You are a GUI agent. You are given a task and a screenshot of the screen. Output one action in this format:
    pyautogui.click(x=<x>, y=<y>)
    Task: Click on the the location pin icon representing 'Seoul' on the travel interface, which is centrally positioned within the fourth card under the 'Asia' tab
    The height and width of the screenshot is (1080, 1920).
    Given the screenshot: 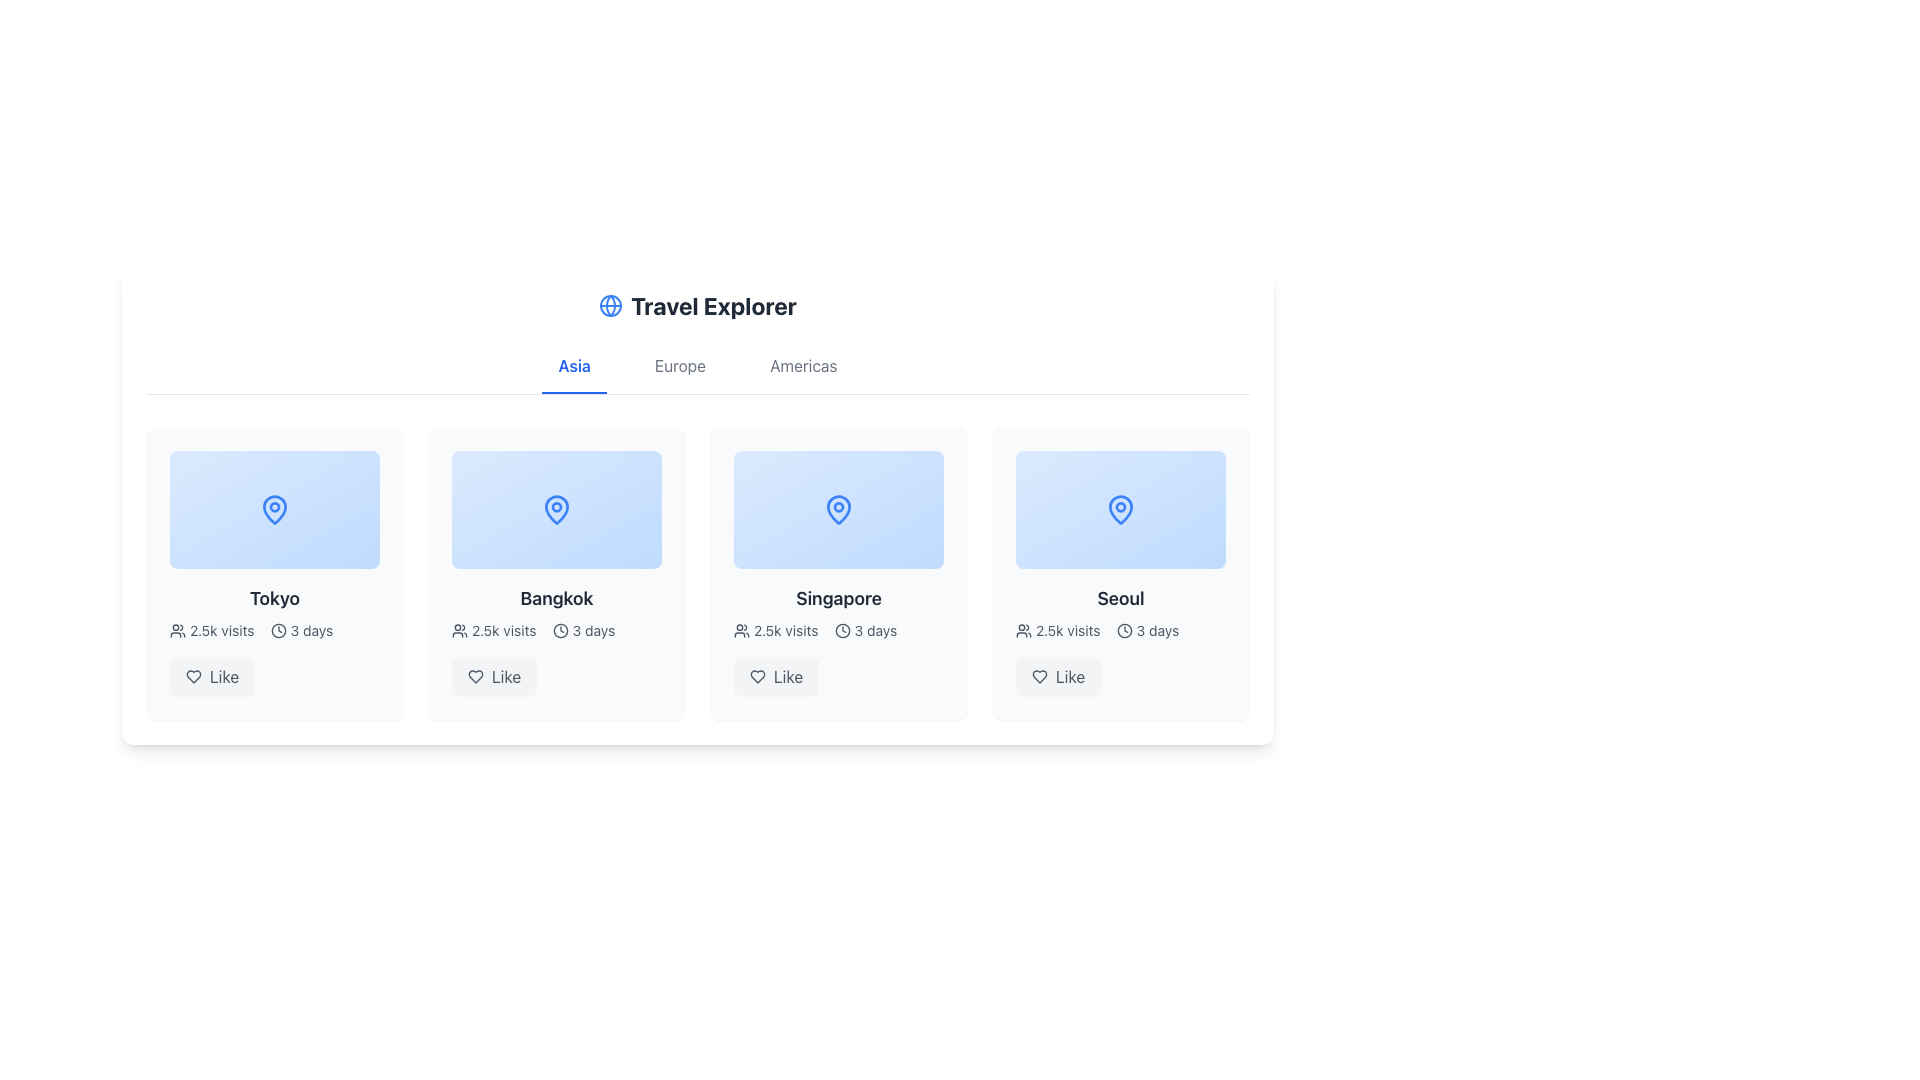 What is the action you would take?
    pyautogui.click(x=1121, y=508)
    